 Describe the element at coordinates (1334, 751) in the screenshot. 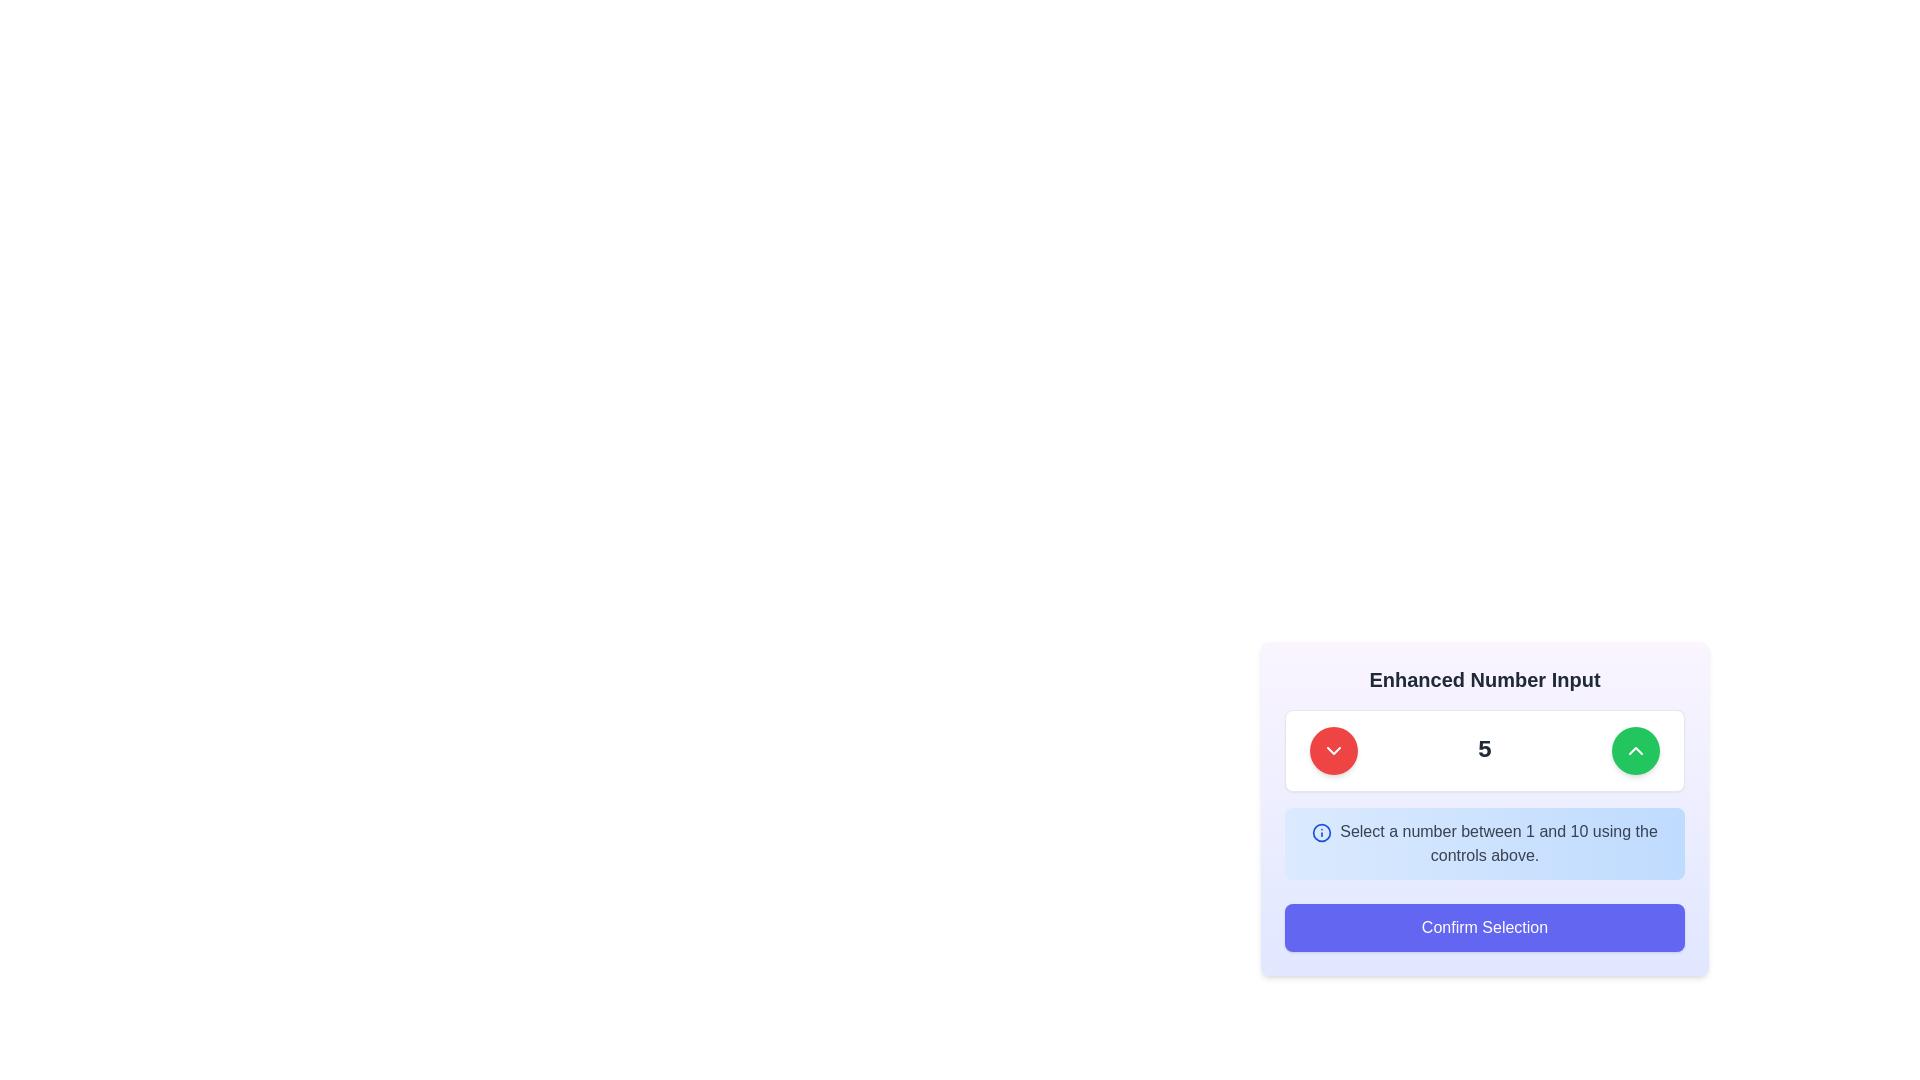

I see `the red circular button that decreases the number in the input field` at that location.